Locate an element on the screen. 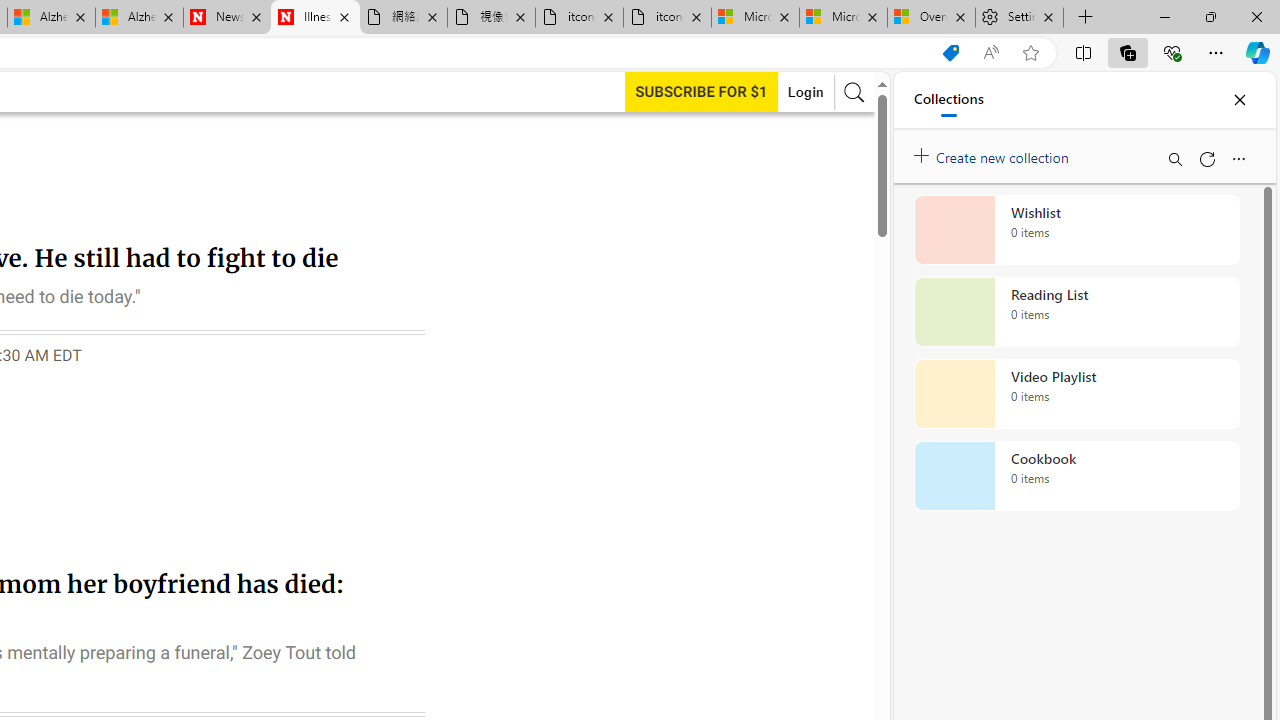 The width and height of the screenshot is (1280, 720). 'AutomationID: search-btn' is located at coordinates (855, 92).